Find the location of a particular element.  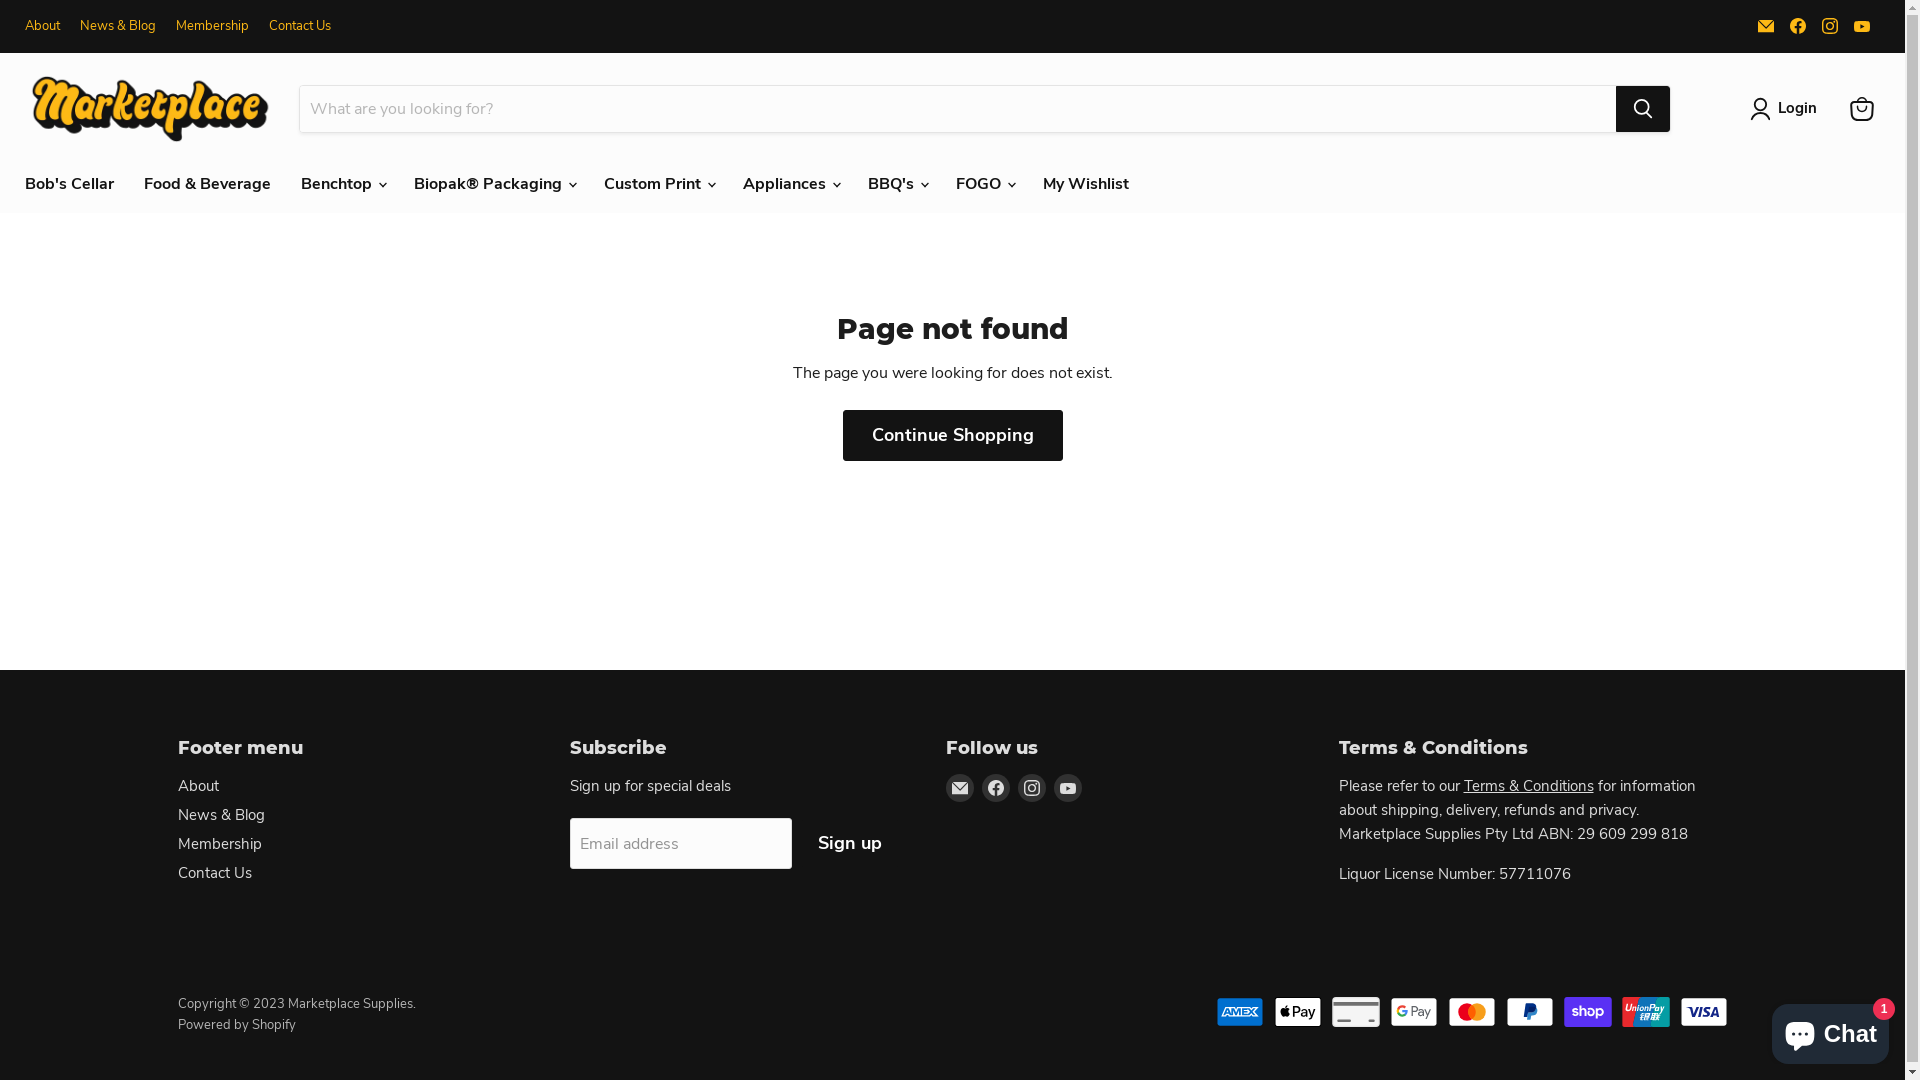

'Login' is located at coordinates (1787, 108).